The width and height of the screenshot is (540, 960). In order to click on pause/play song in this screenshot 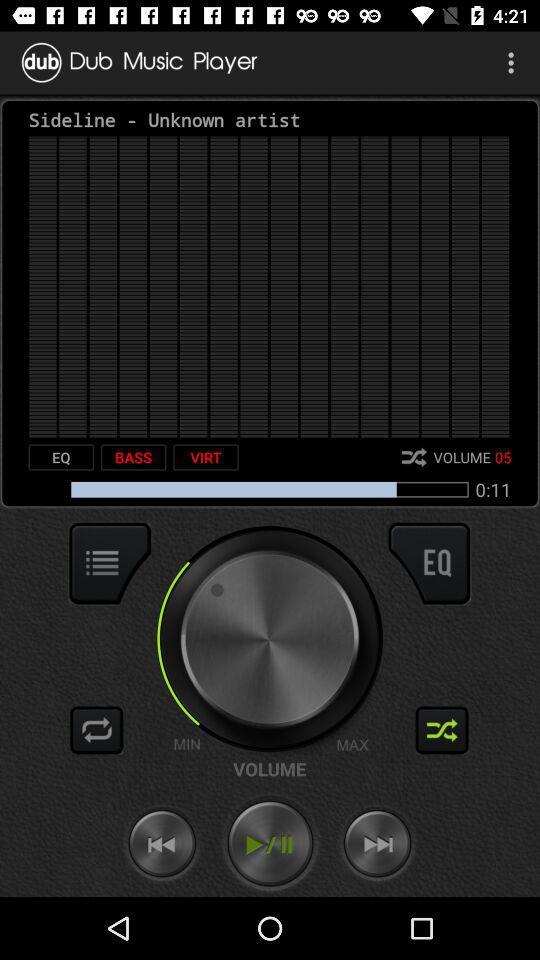, I will do `click(270, 843)`.